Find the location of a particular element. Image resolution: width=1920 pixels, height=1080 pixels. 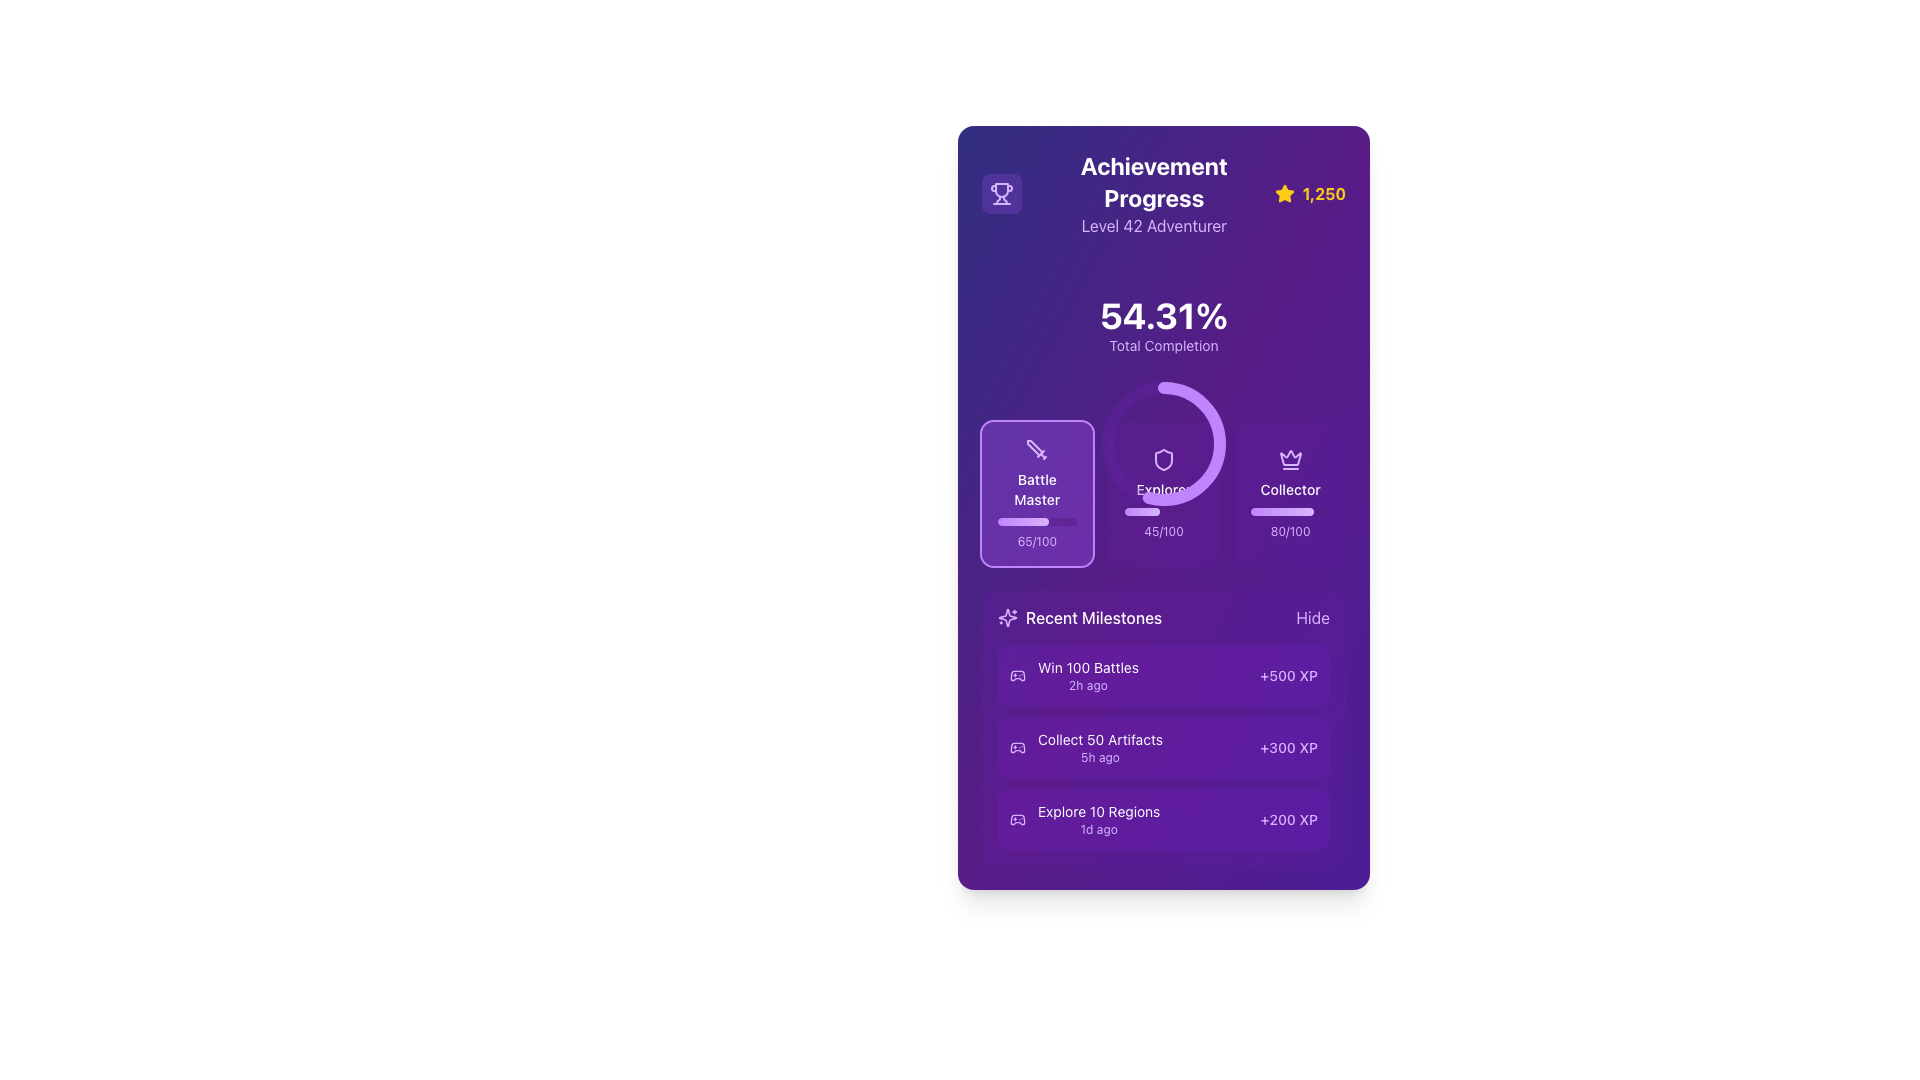

the Text element indicating the reward for the task 'Collect 50 Artifacts 5h ago', located in the 'Recent Milestones' section as the third item in the list is located at coordinates (1289, 748).